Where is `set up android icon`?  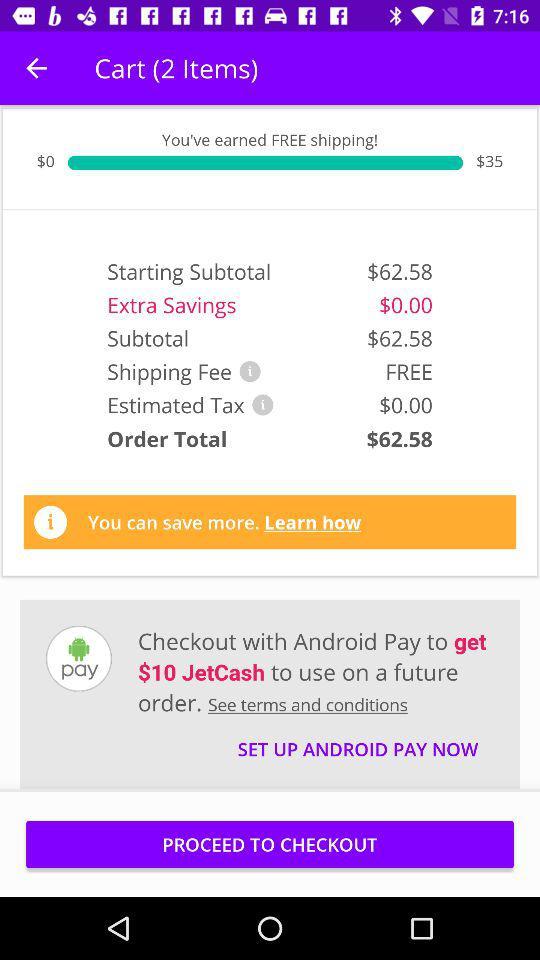 set up android icon is located at coordinates (356, 739).